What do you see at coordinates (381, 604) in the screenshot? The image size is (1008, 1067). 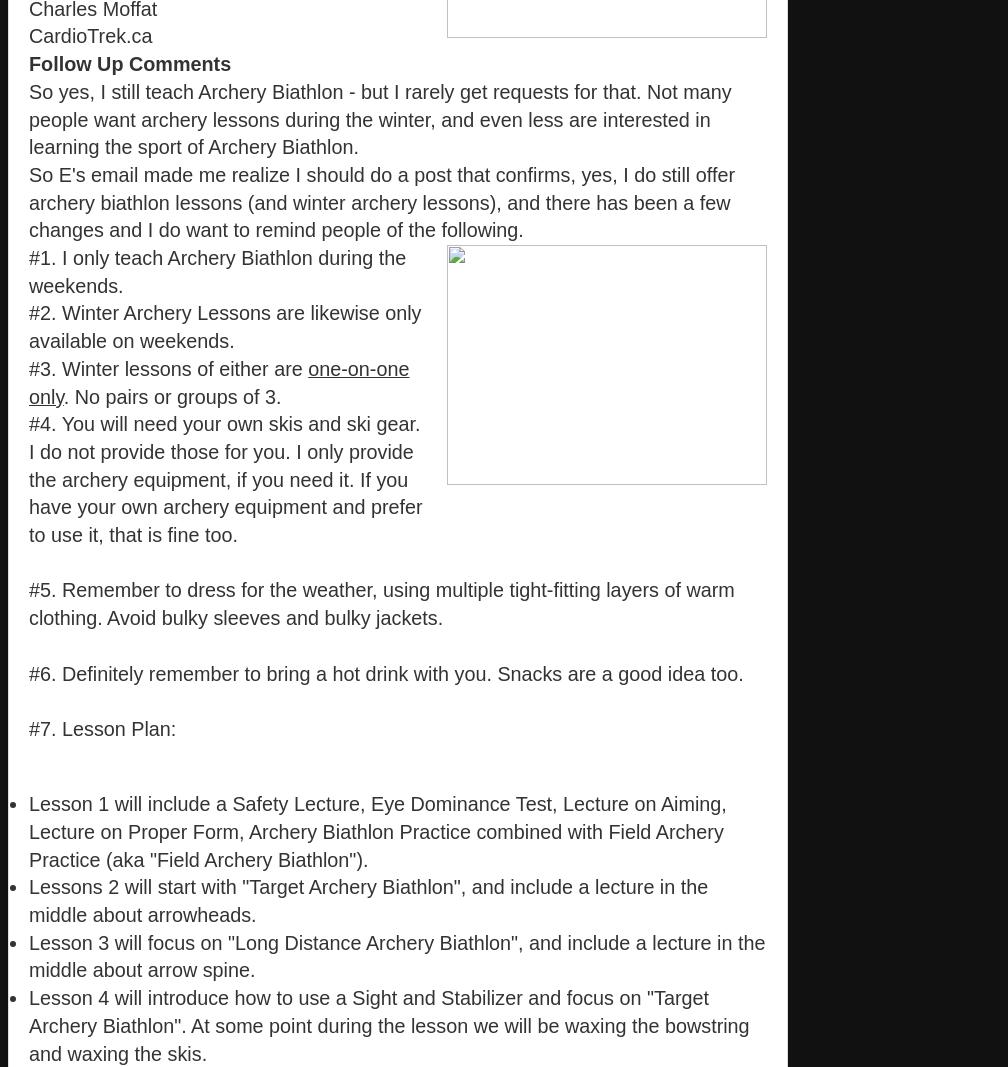 I see `'#5. Remember to dress for the weather, using multiple tight-fitting layers of warm clothing. Avoid bulky sleeves and bulky jackets.'` at bounding box center [381, 604].